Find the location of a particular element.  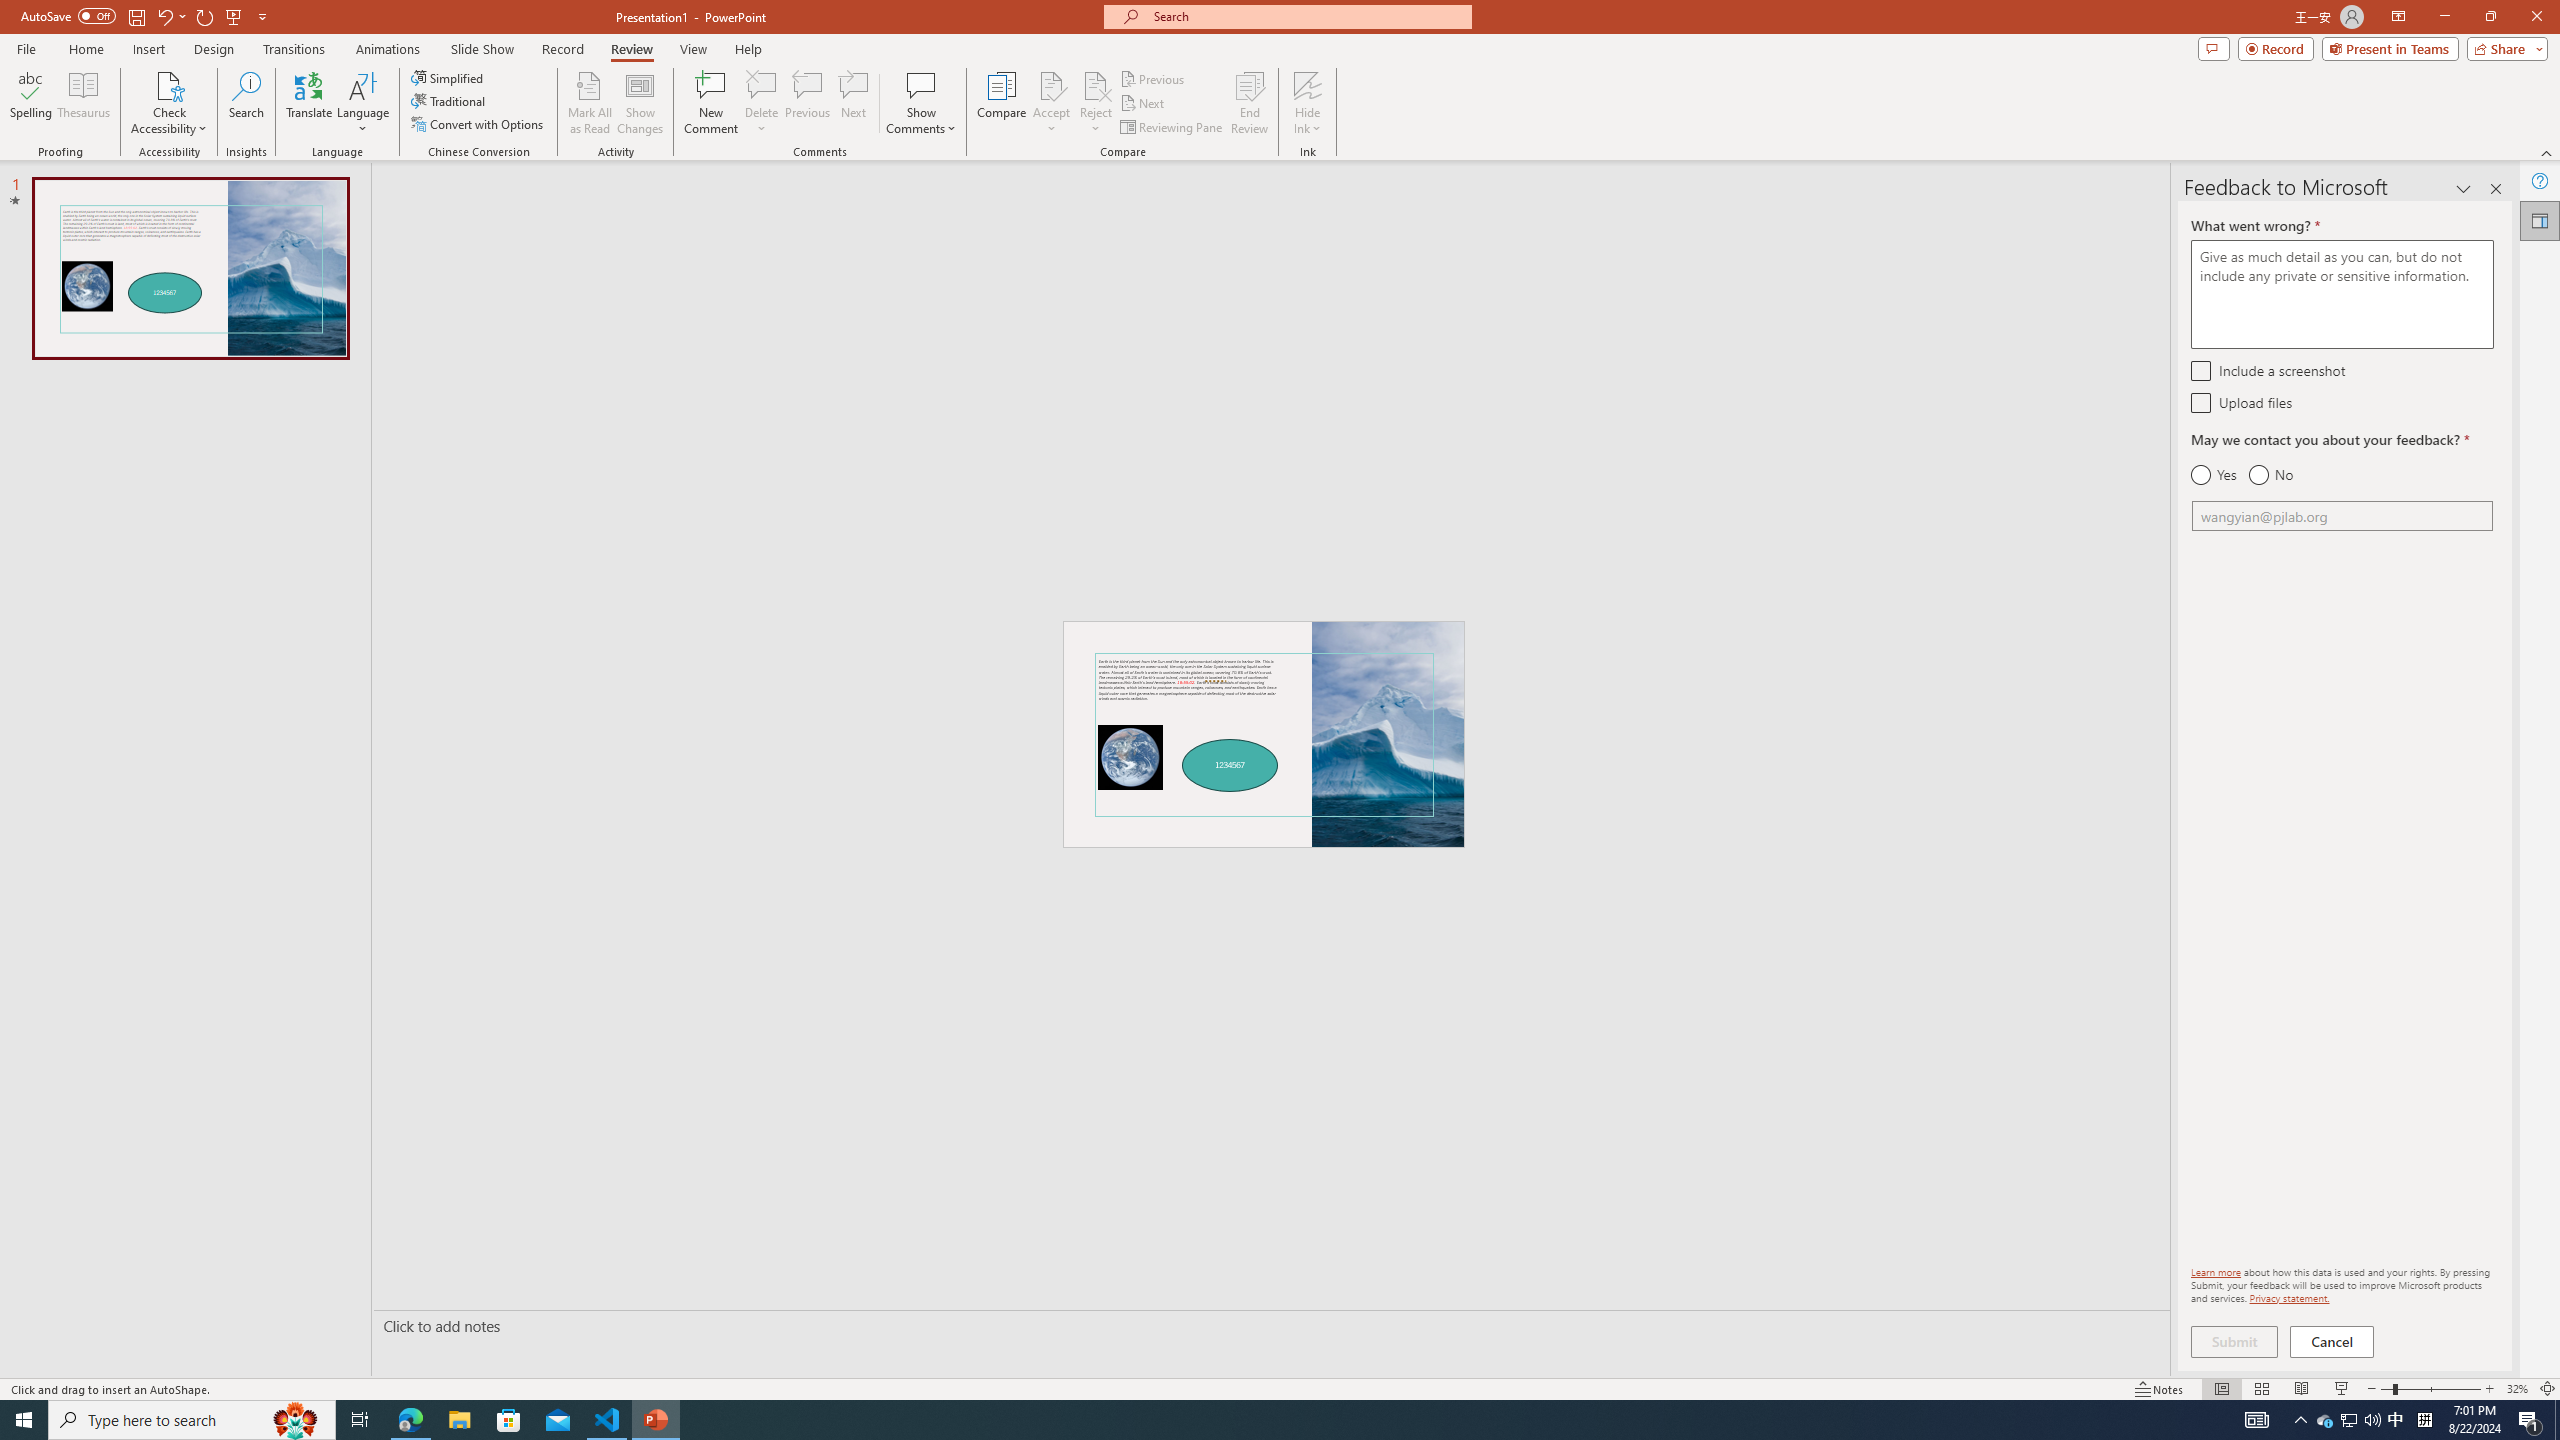

'Save' is located at coordinates (135, 15).